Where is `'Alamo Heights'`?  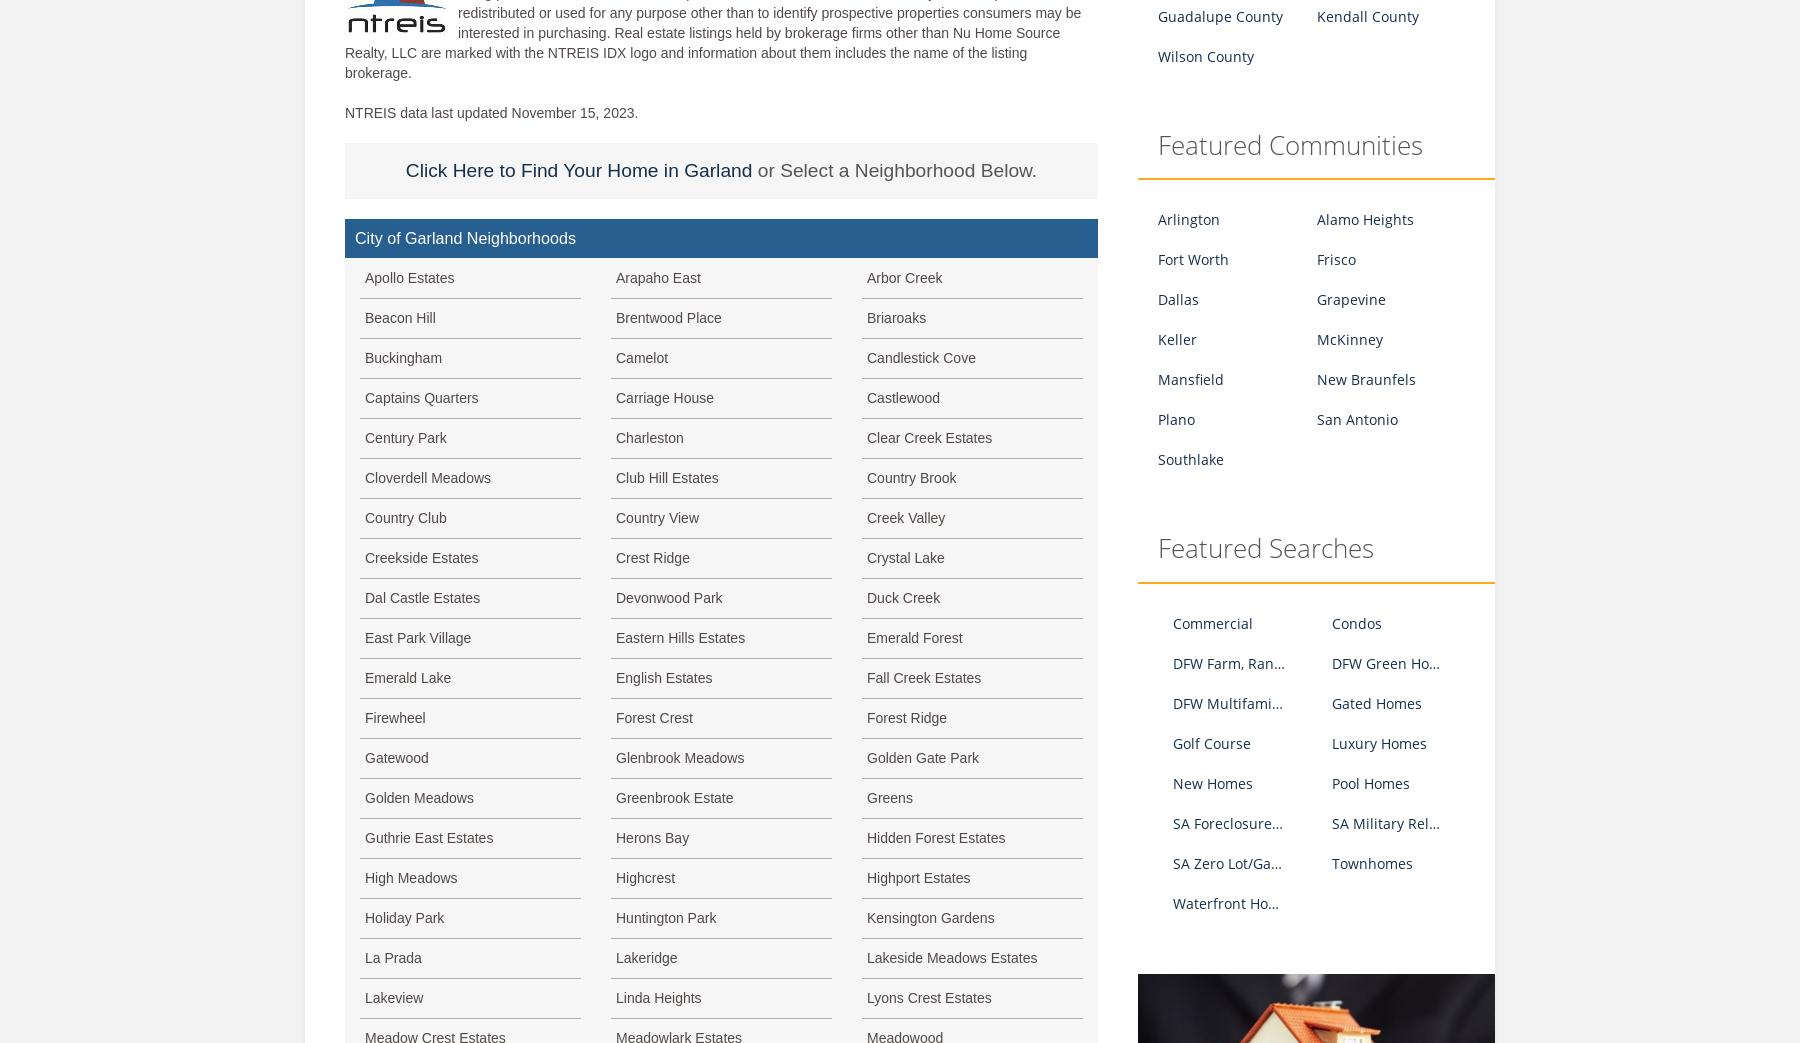
'Alamo Heights' is located at coordinates (1363, 218).